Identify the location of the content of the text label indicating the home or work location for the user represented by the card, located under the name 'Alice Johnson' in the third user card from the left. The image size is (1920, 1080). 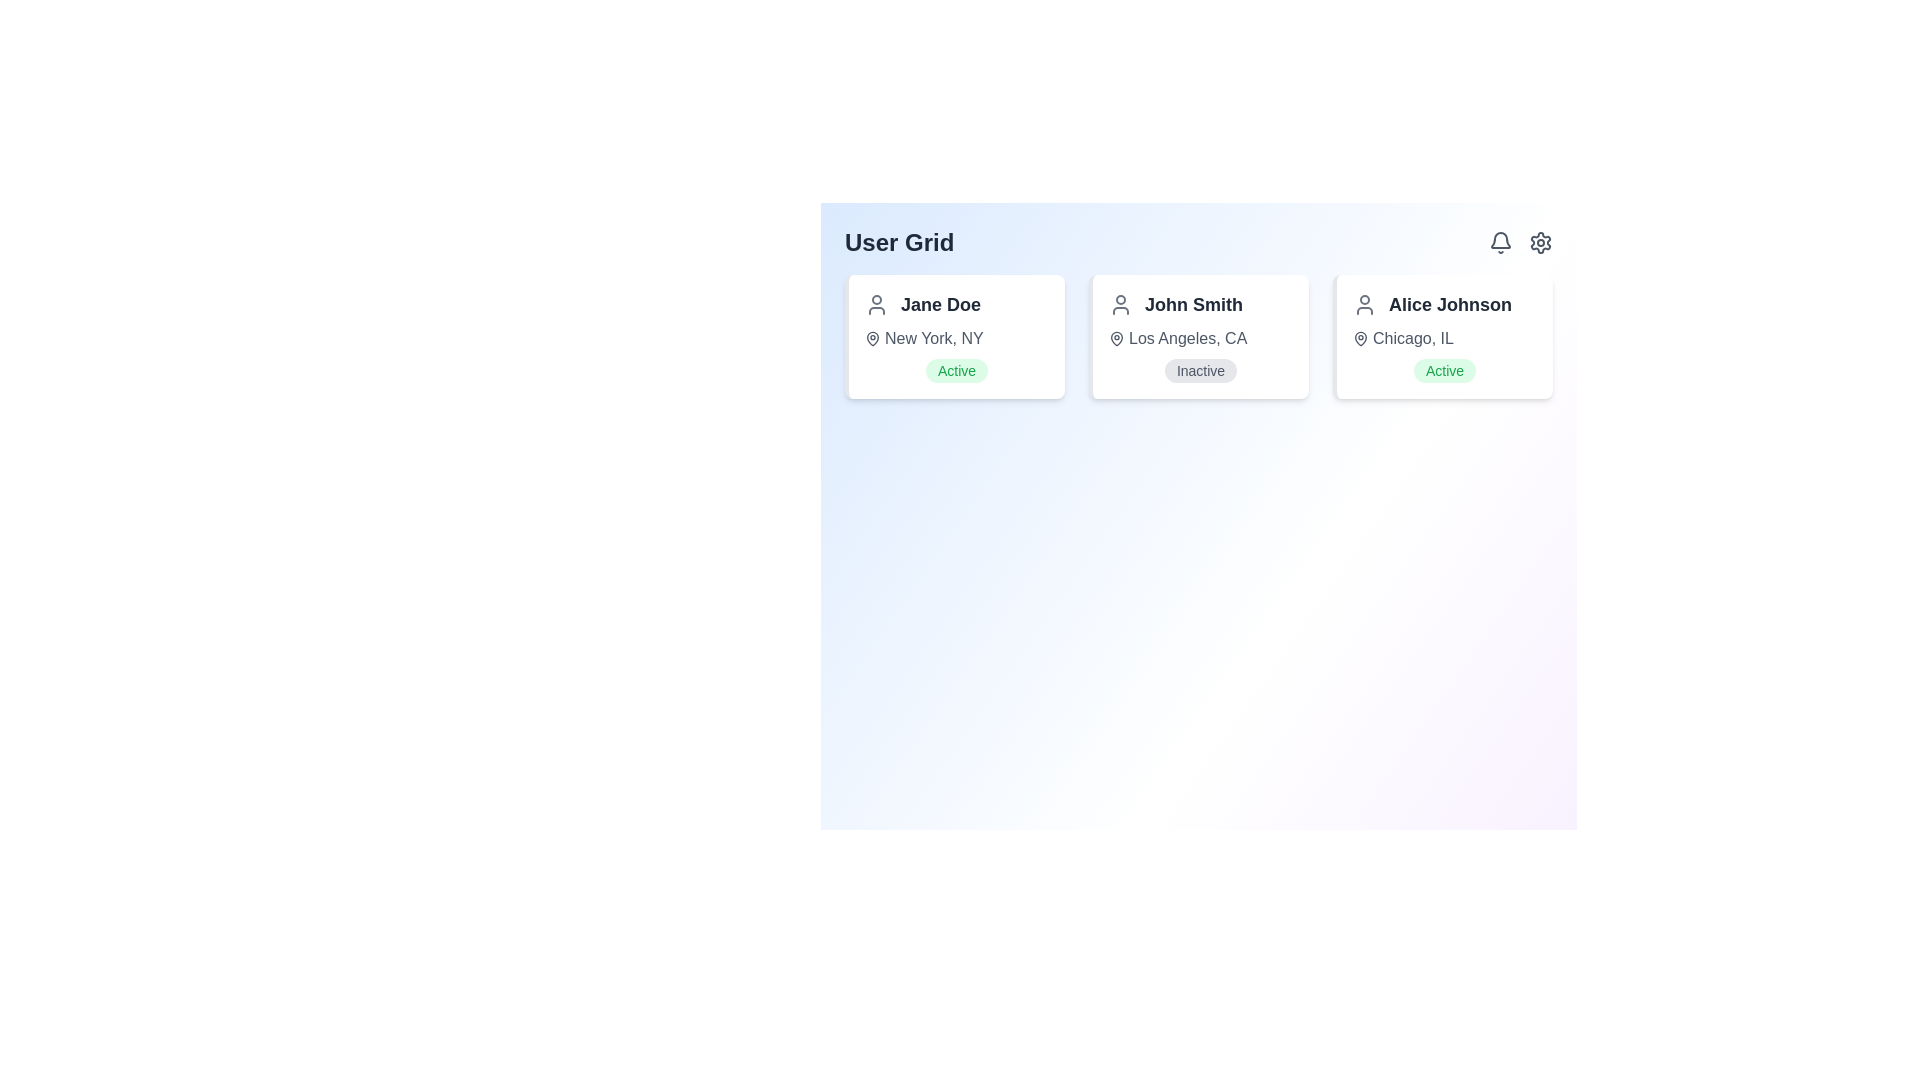
(1412, 338).